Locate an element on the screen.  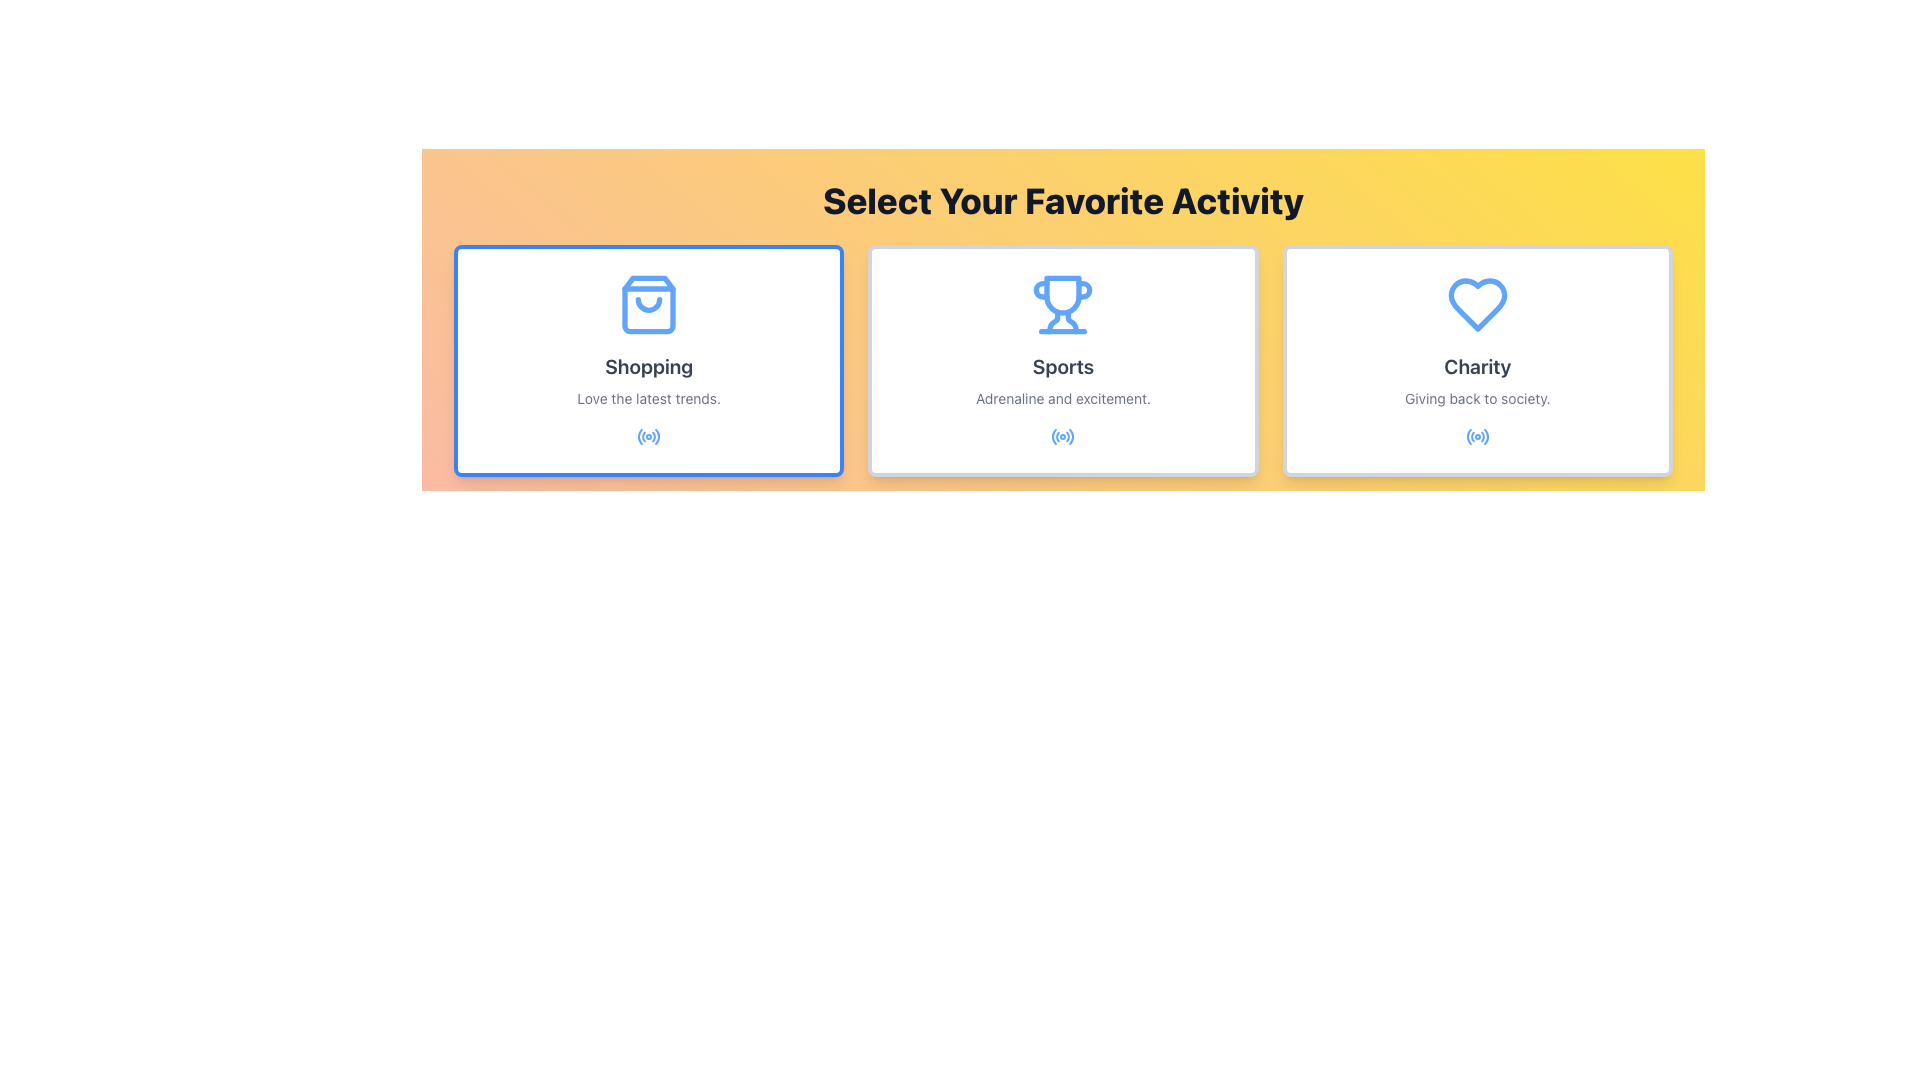
the upper rounded portion of the trophy represented in blue within the 'Sports' card icon is located at coordinates (1062, 295).